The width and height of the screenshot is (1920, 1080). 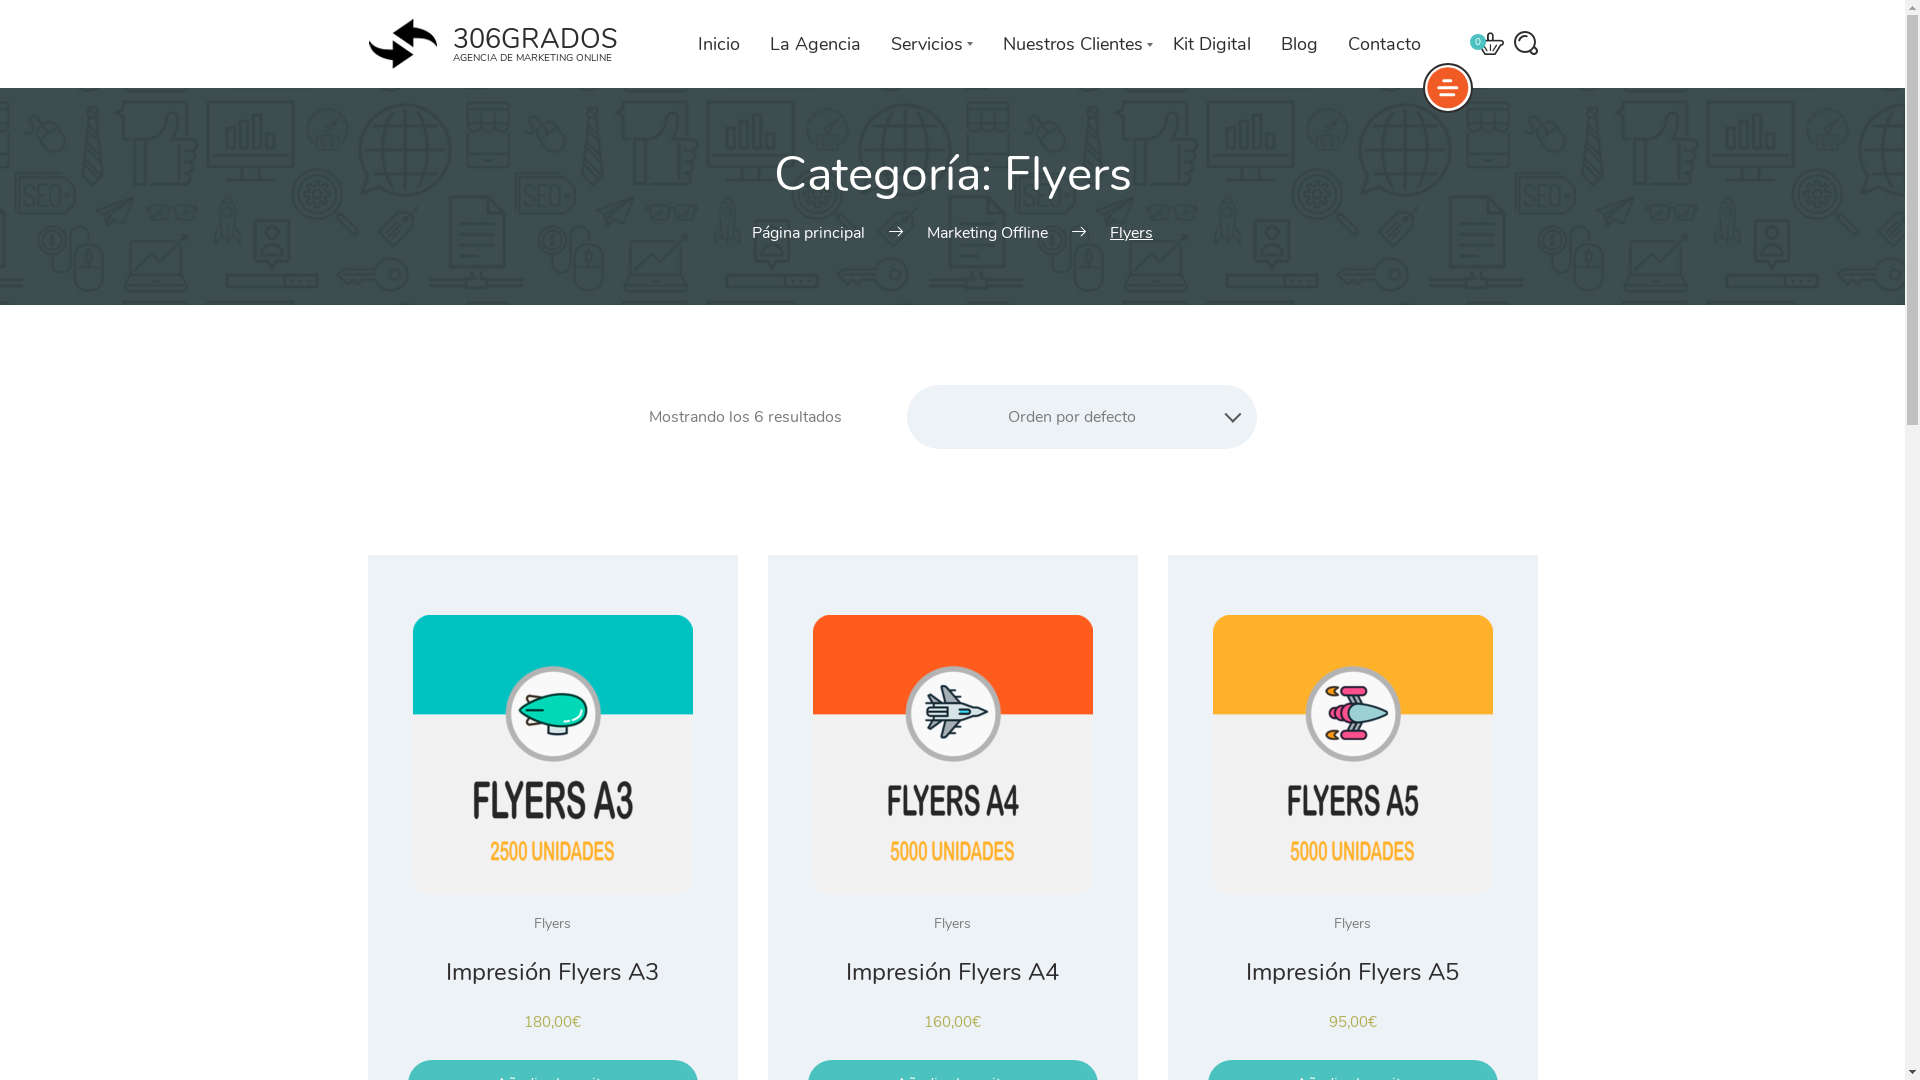 I want to click on 'Flyers', so click(x=951, y=923).